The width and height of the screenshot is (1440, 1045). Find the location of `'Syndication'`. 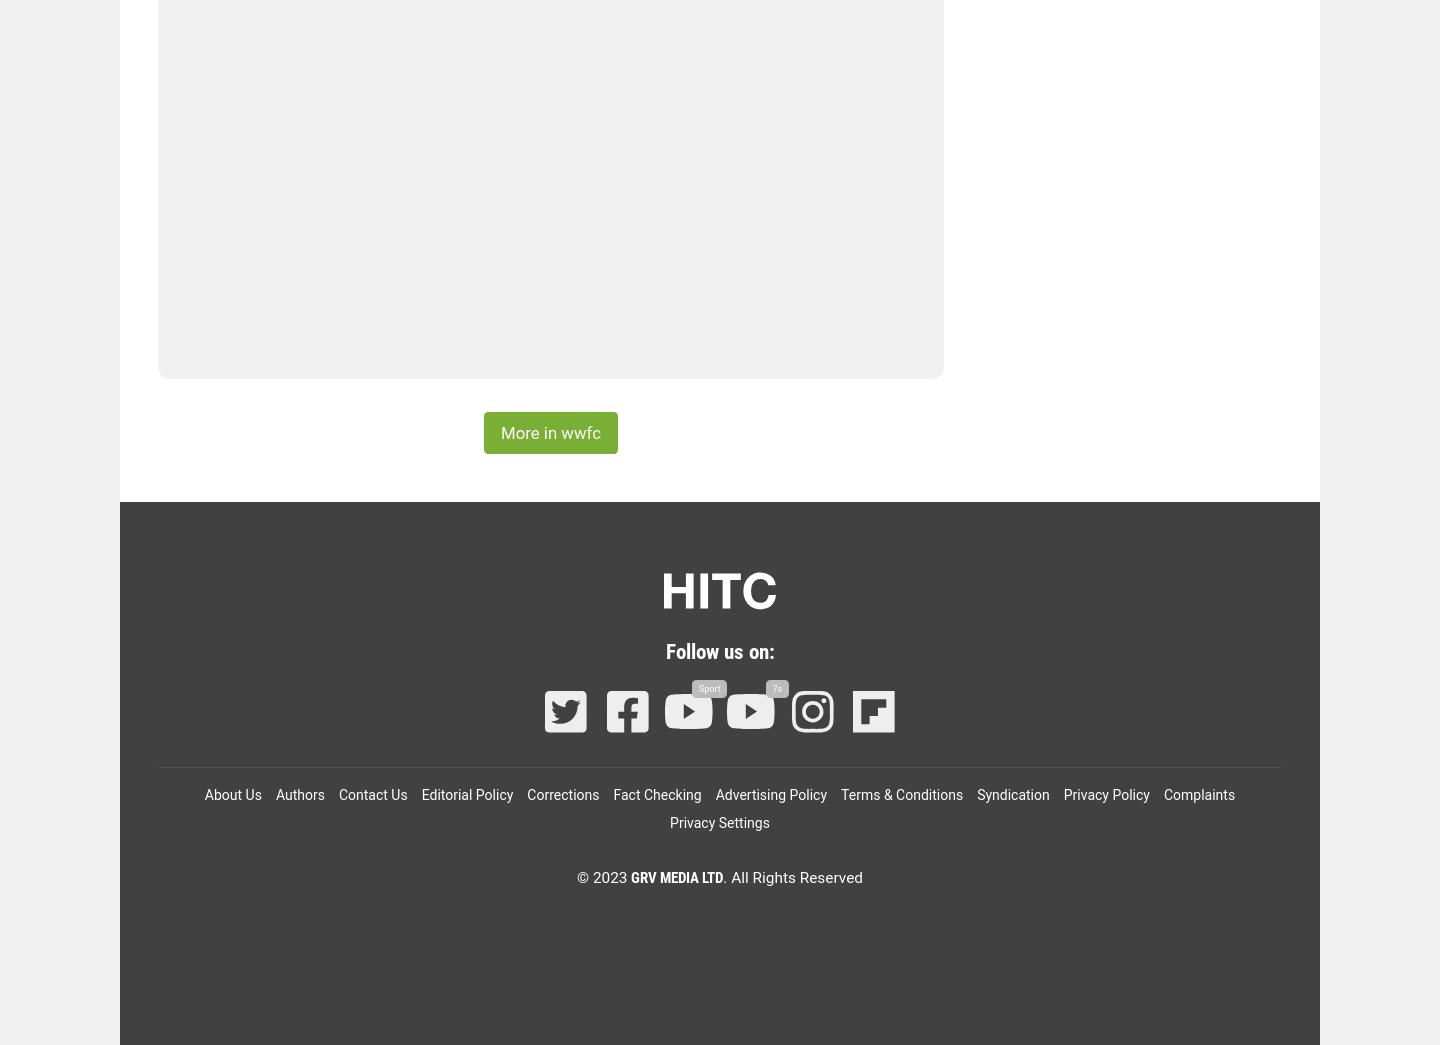

'Syndication' is located at coordinates (1012, 795).